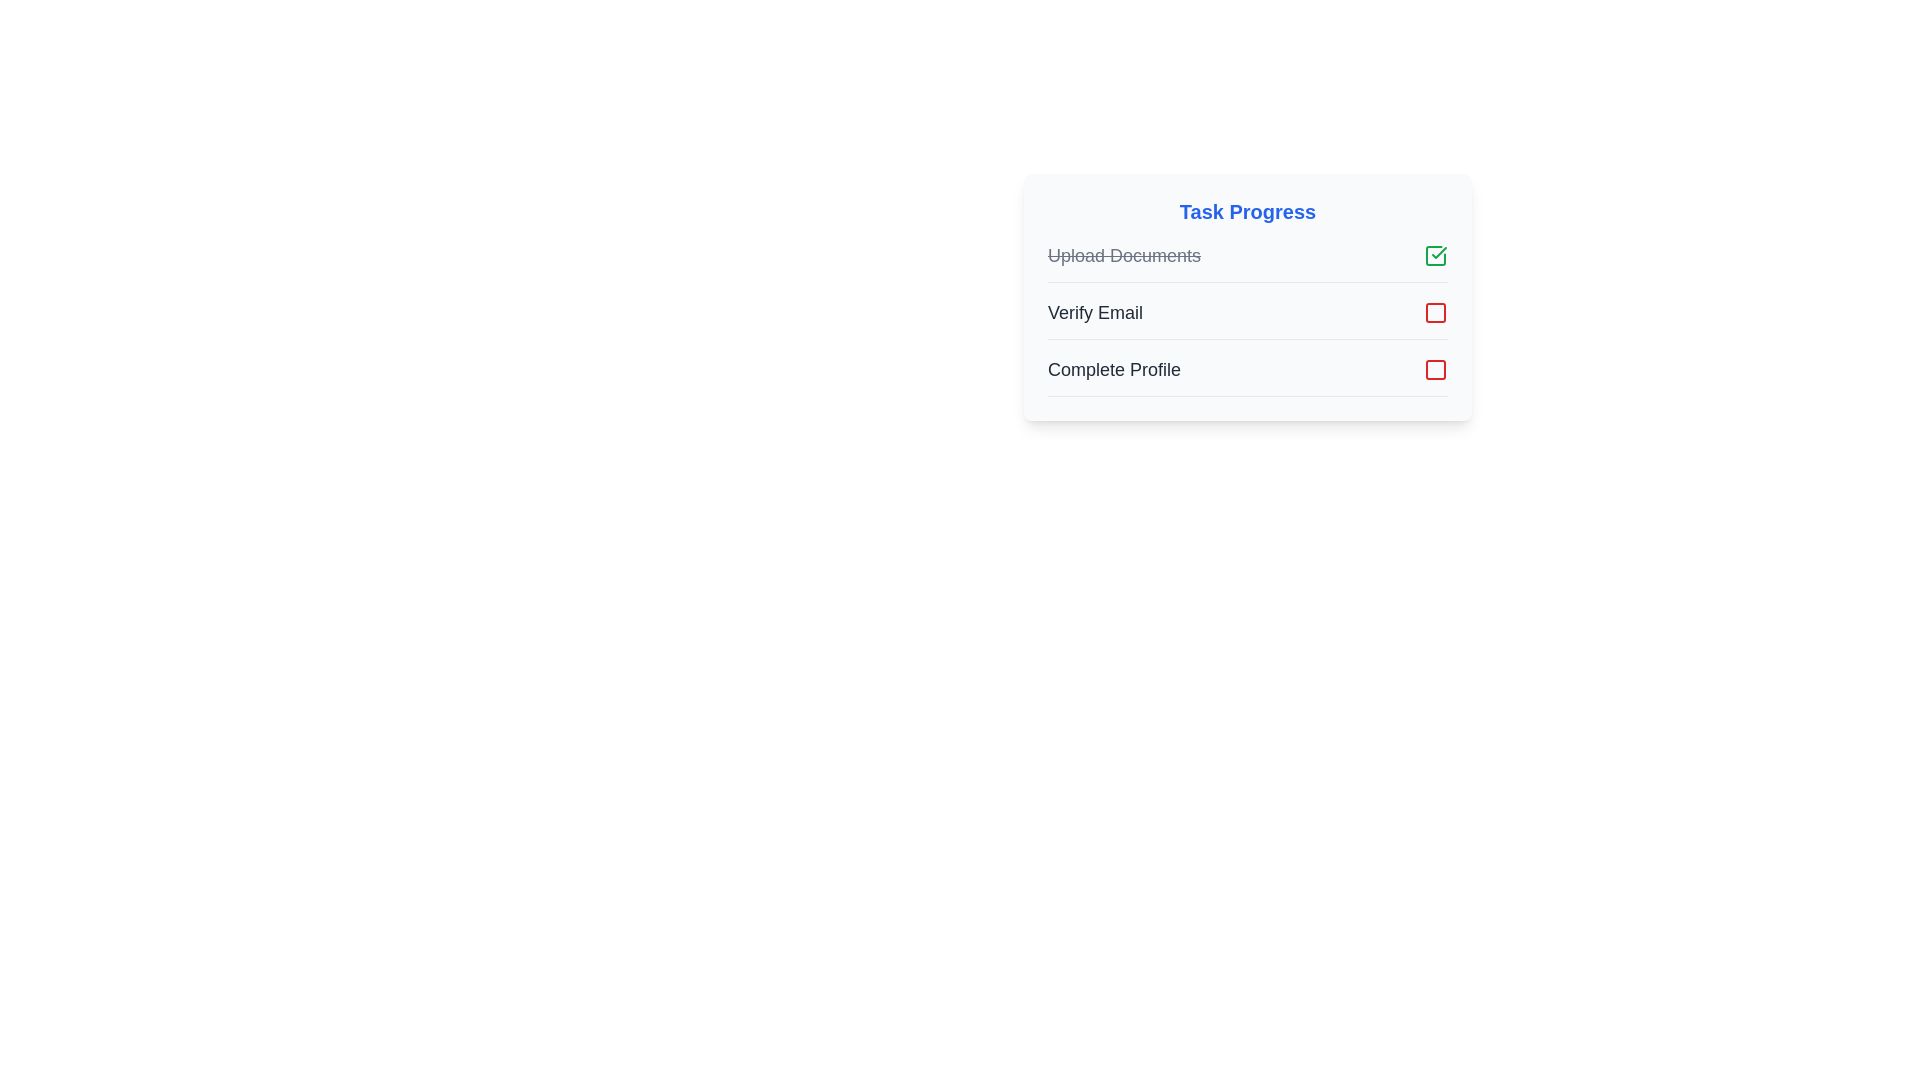 This screenshot has width=1920, height=1080. Describe the element at coordinates (1247, 212) in the screenshot. I see `the 'Task Progress' text label, which is displayed in bold, extra-large blue font at the top of a white rounded rectangle card` at that location.